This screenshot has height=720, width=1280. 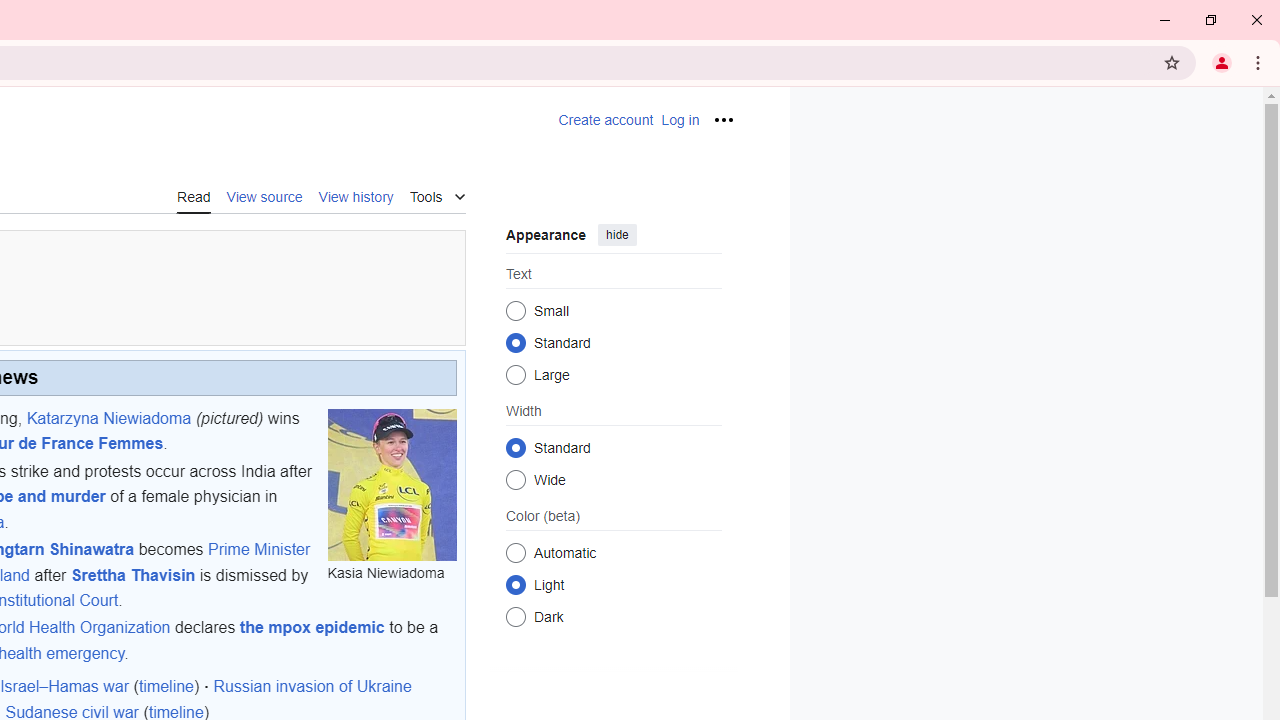 I want to click on 'Standard', so click(x=515, y=446).